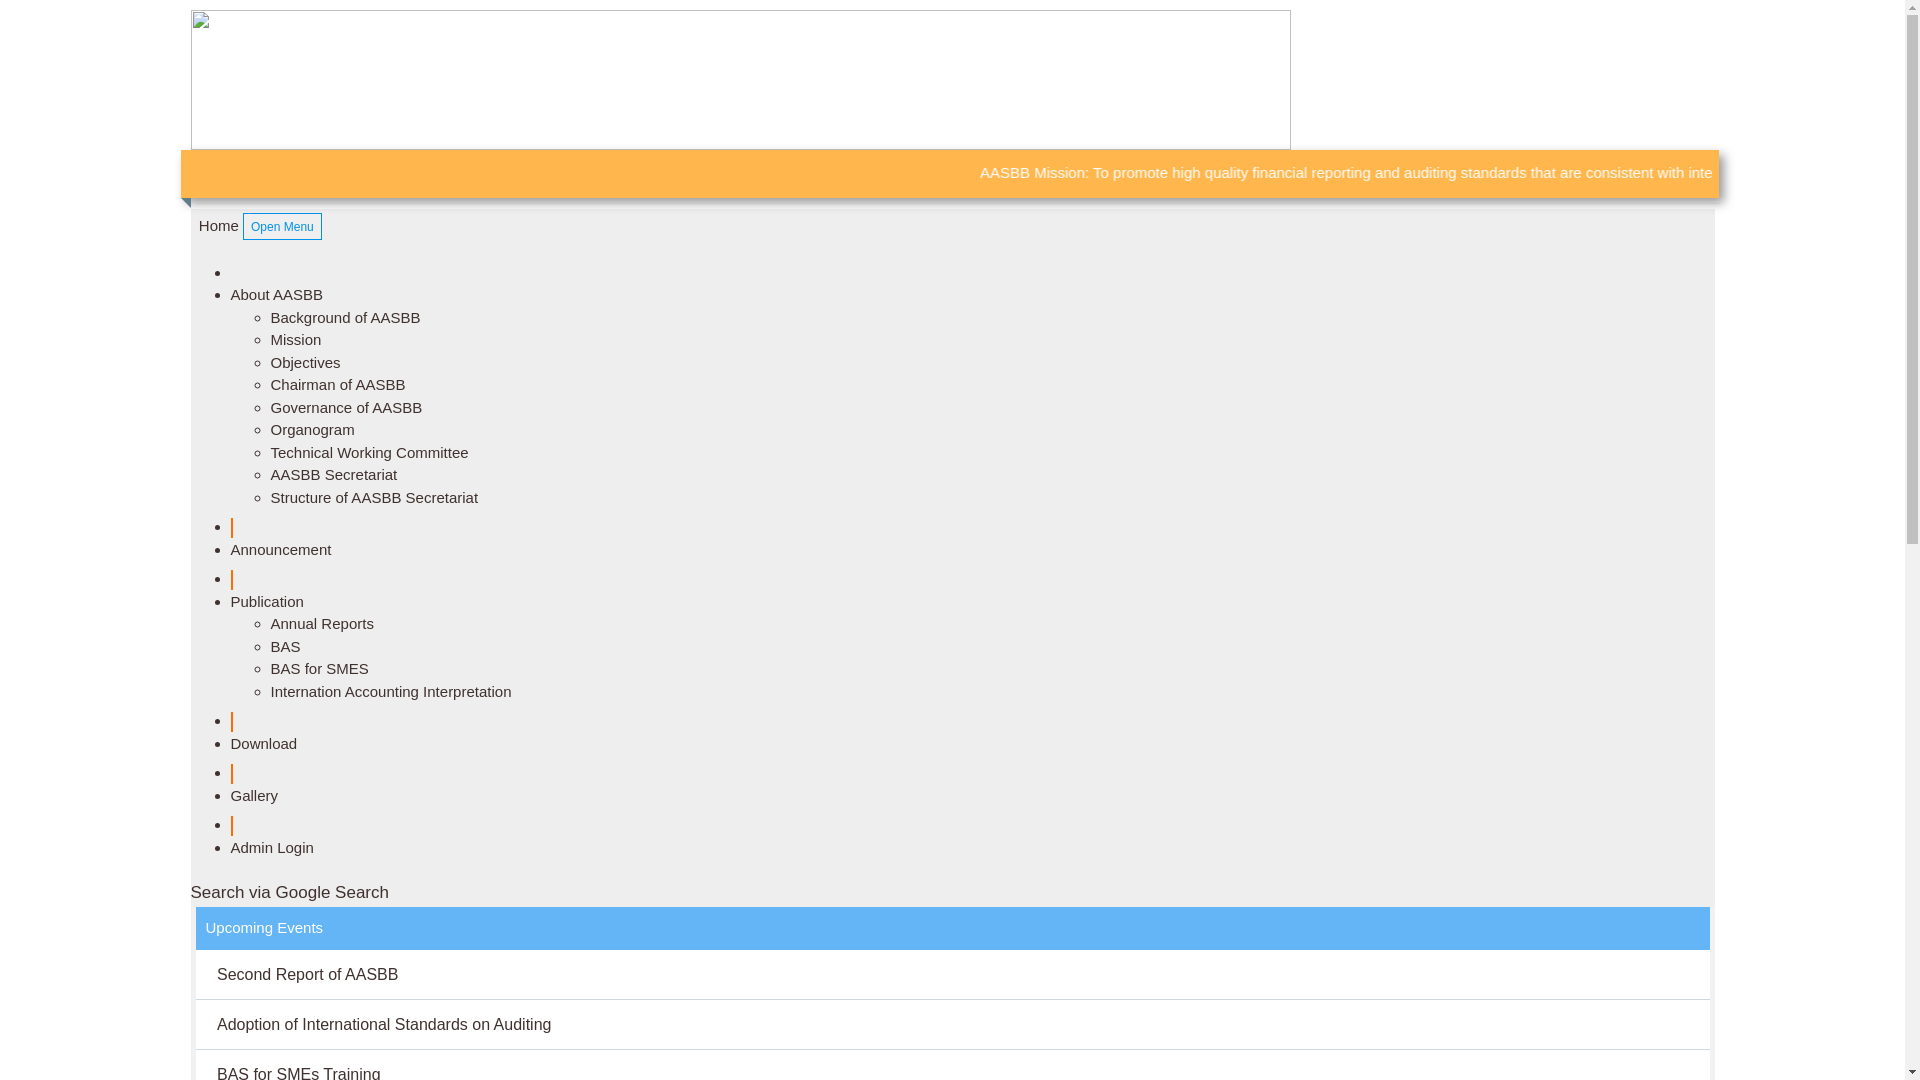  I want to click on 'Organogram', so click(311, 428).